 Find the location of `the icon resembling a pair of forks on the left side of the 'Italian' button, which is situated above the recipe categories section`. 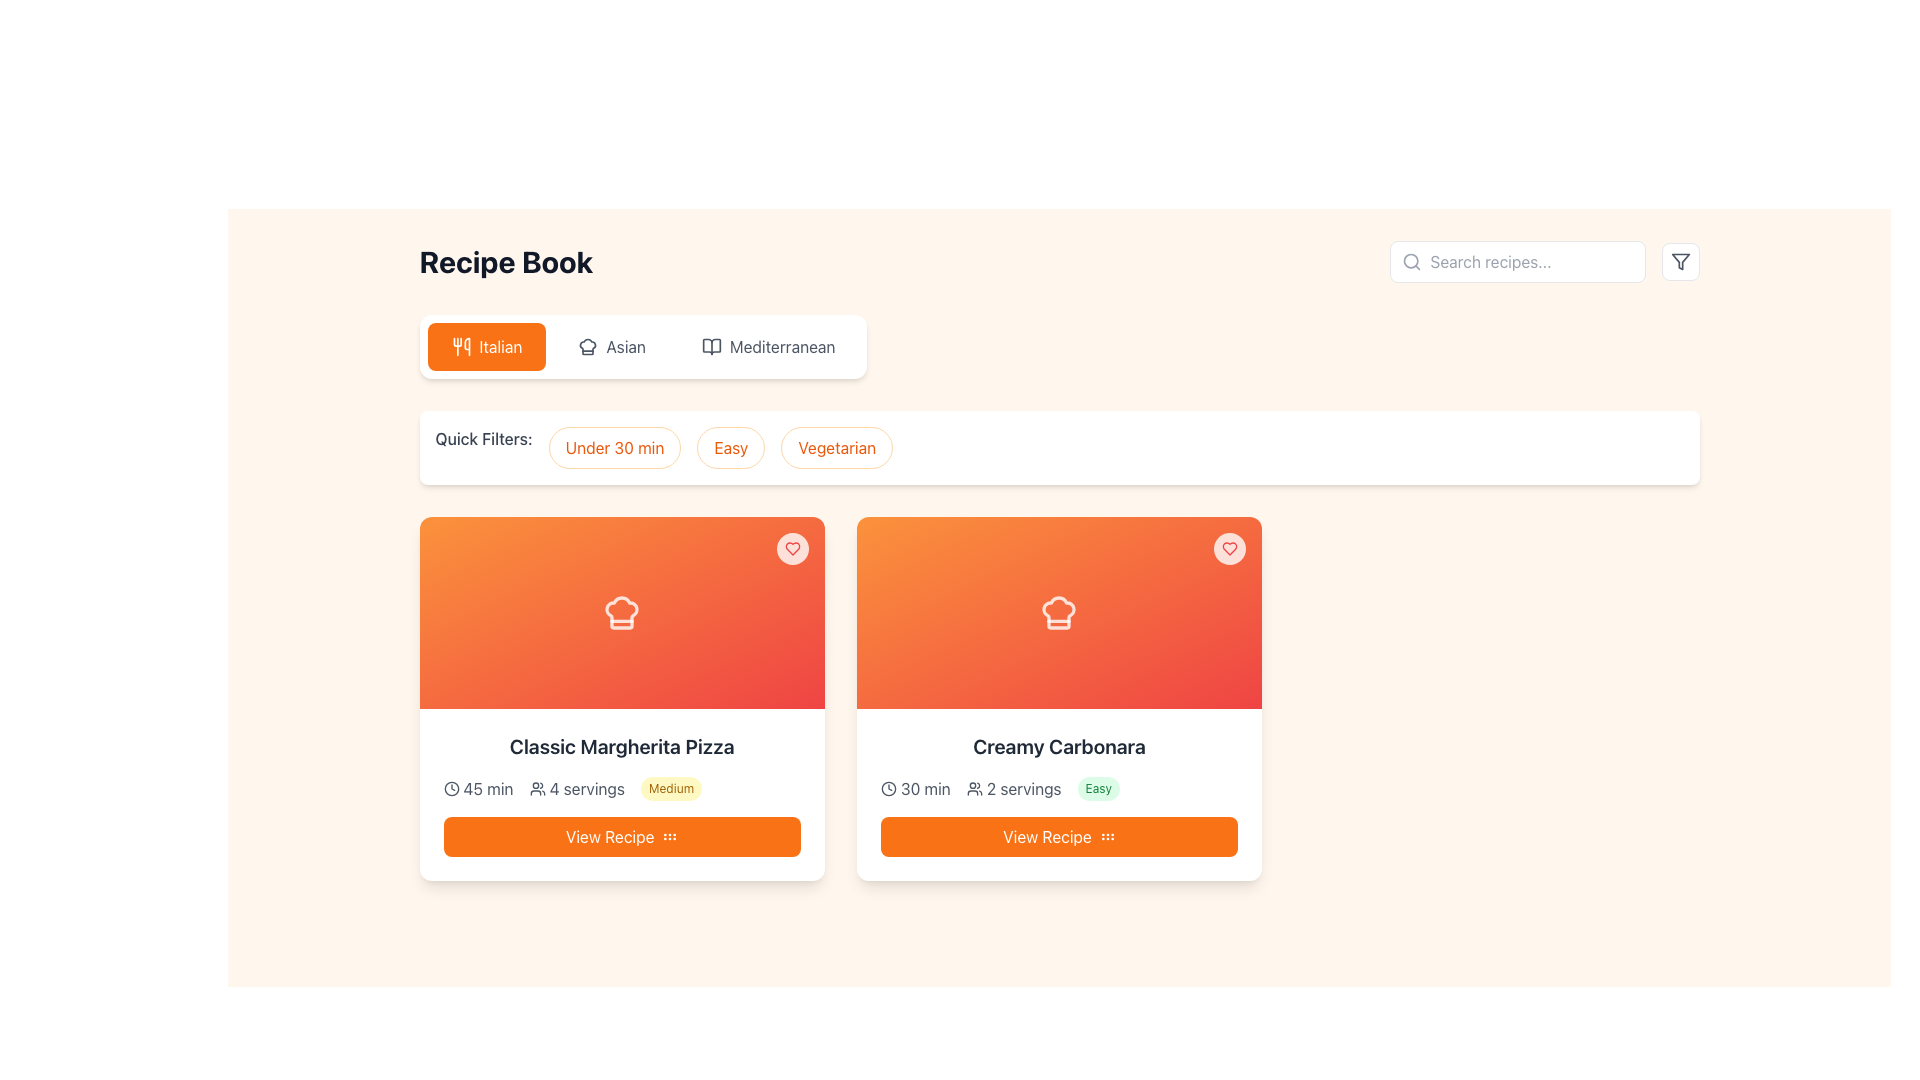

the icon resembling a pair of forks on the left side of the 'Italian' button, which is situated above the recipe categories section is located at coordinates (460, 346).